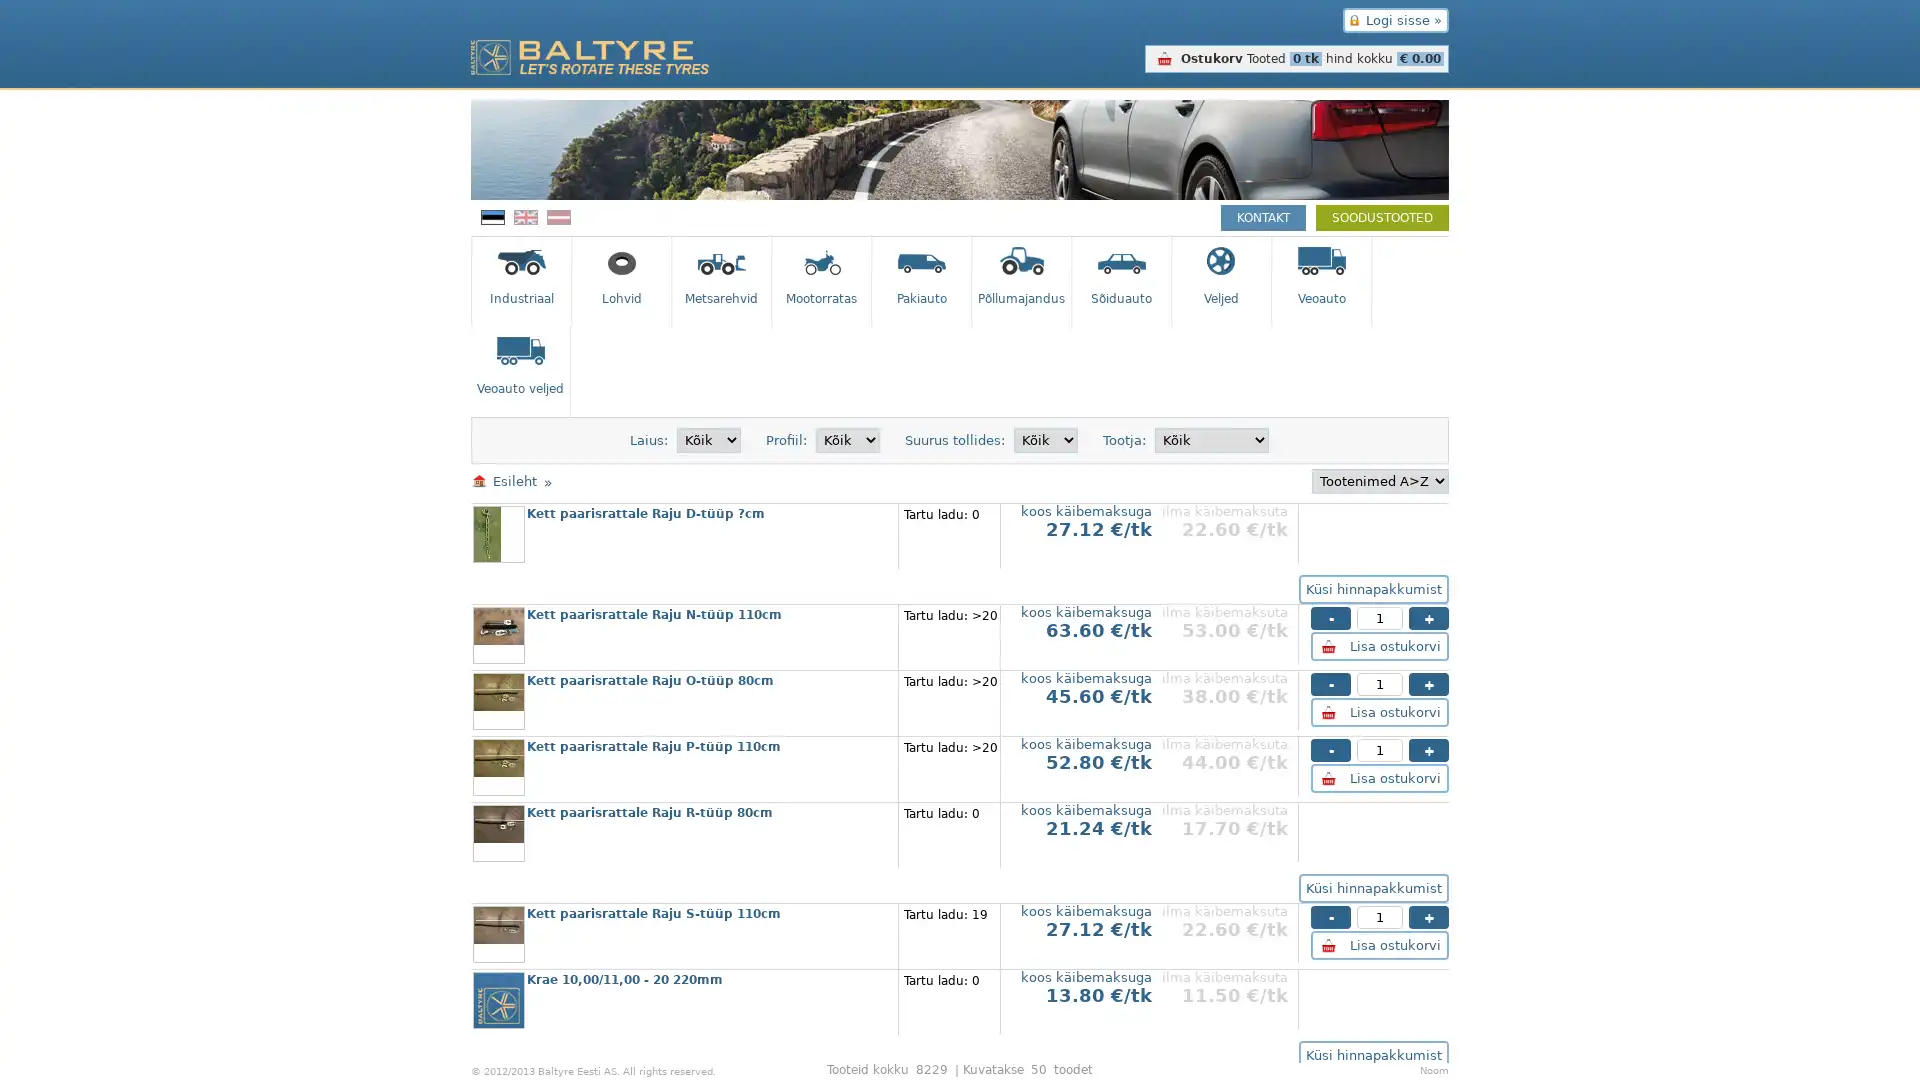 The height and width of the screenshot is (1080, 1920). I want to click on -, so click(1330, 683).